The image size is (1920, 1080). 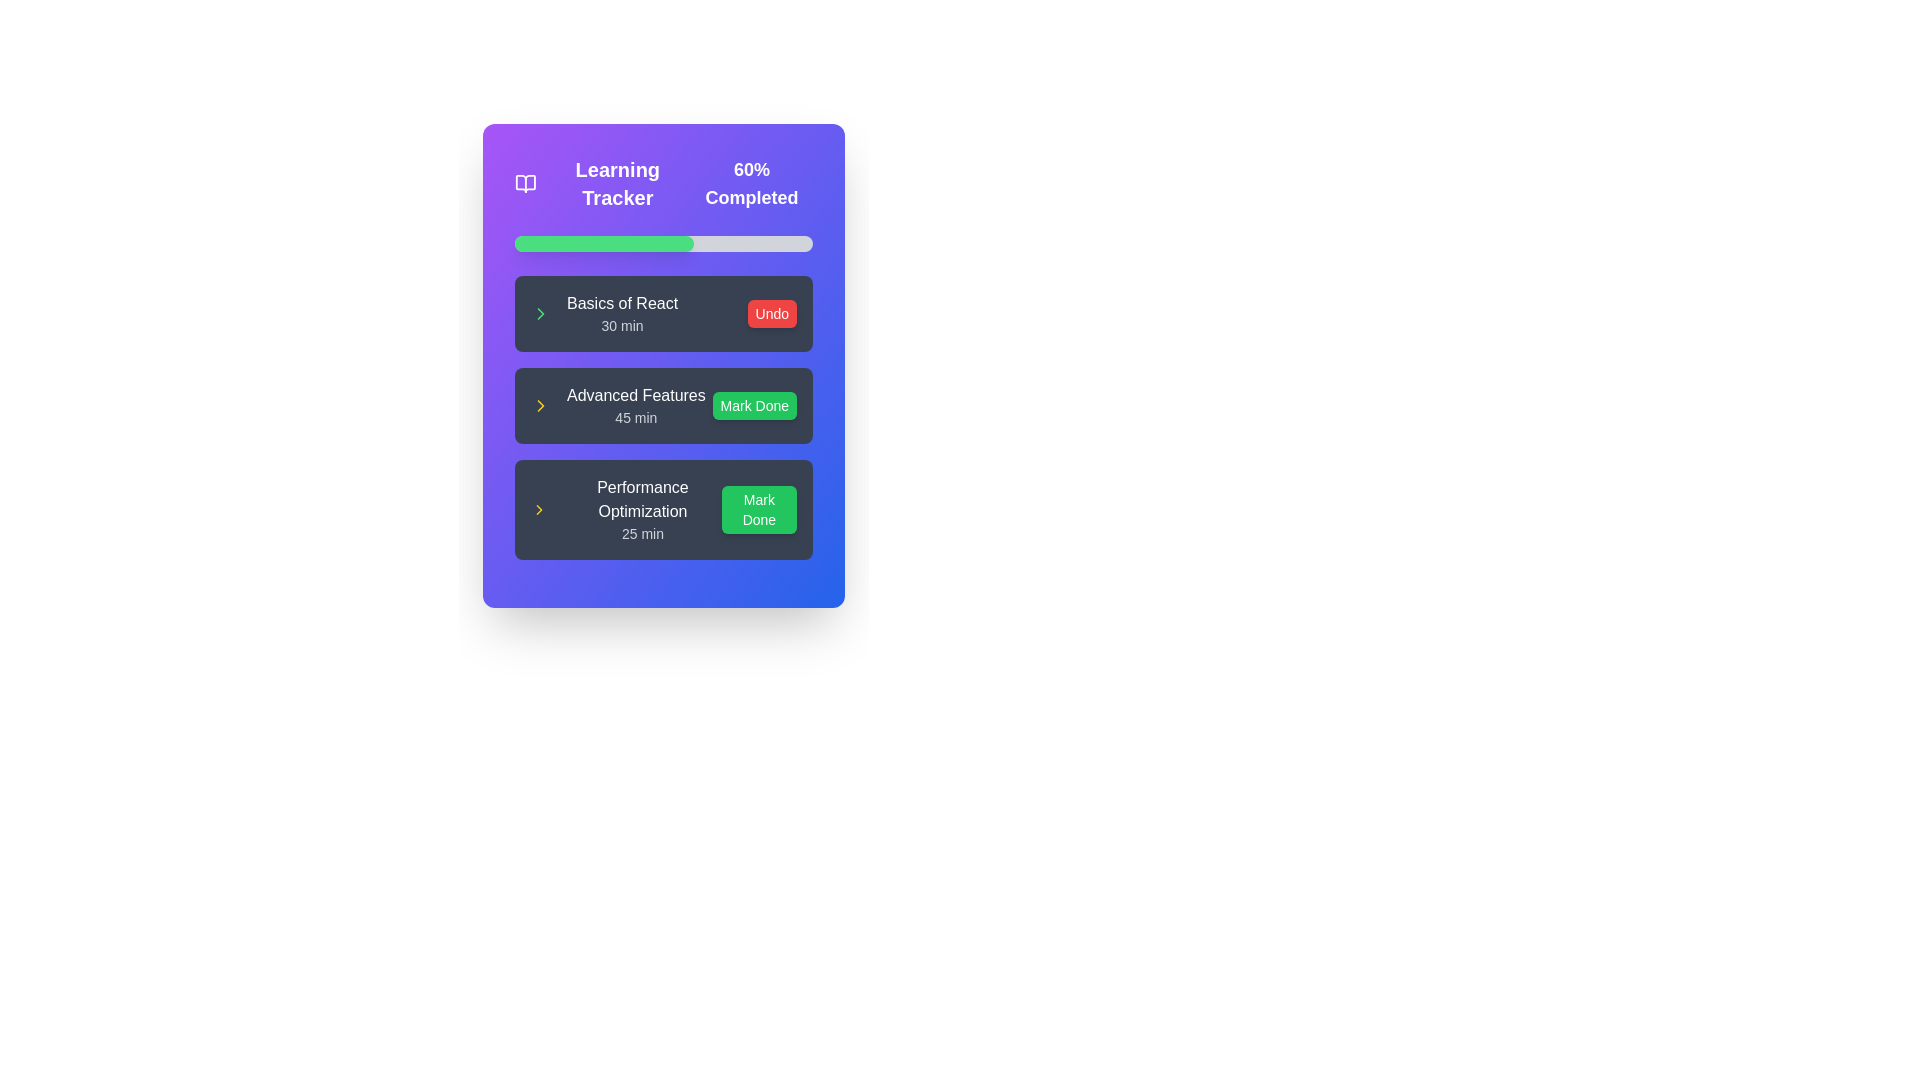 What do you see at coordinates (635, 416) in the screenshot?
I see `the text label displaying '45 min', which is located below the 'Advanced Features' header in a dark panel` at bounding box center [635, 416].